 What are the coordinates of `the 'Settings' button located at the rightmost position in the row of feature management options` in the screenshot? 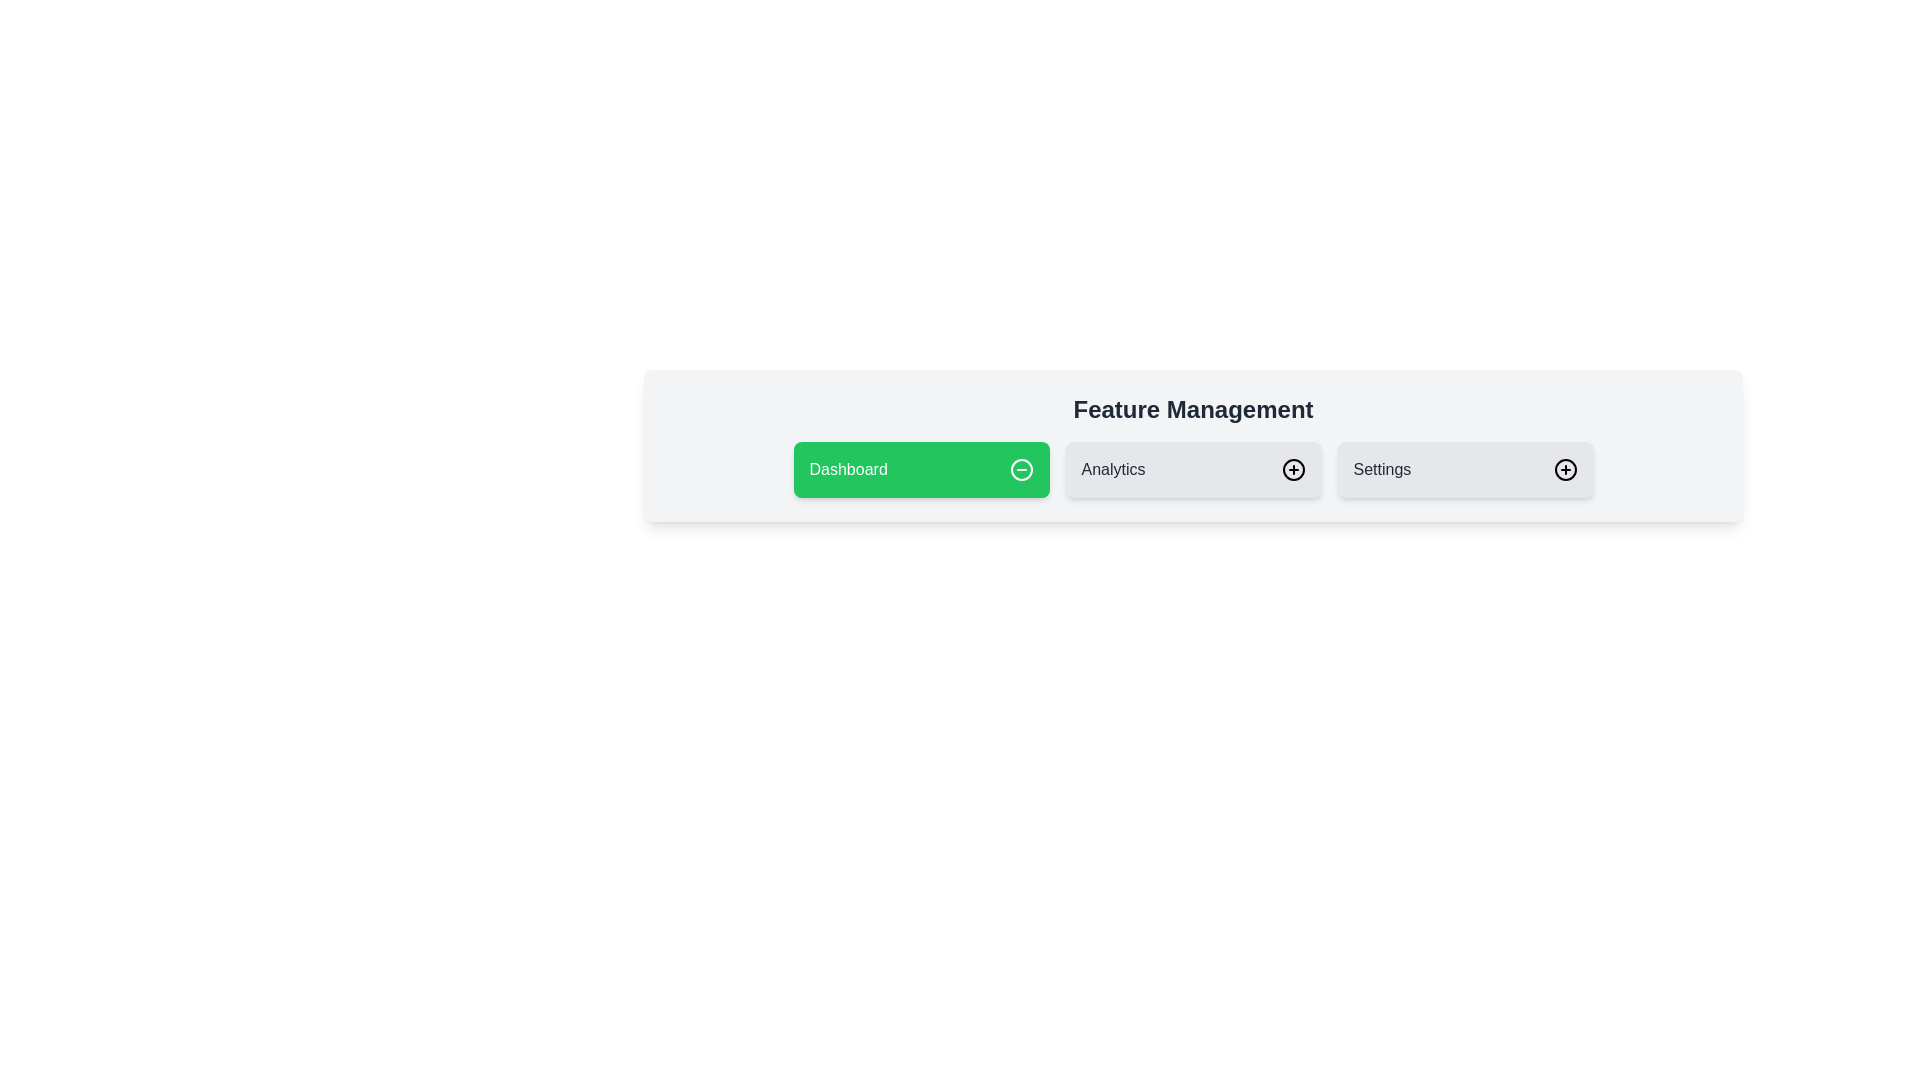 It's located at (1465, 470).